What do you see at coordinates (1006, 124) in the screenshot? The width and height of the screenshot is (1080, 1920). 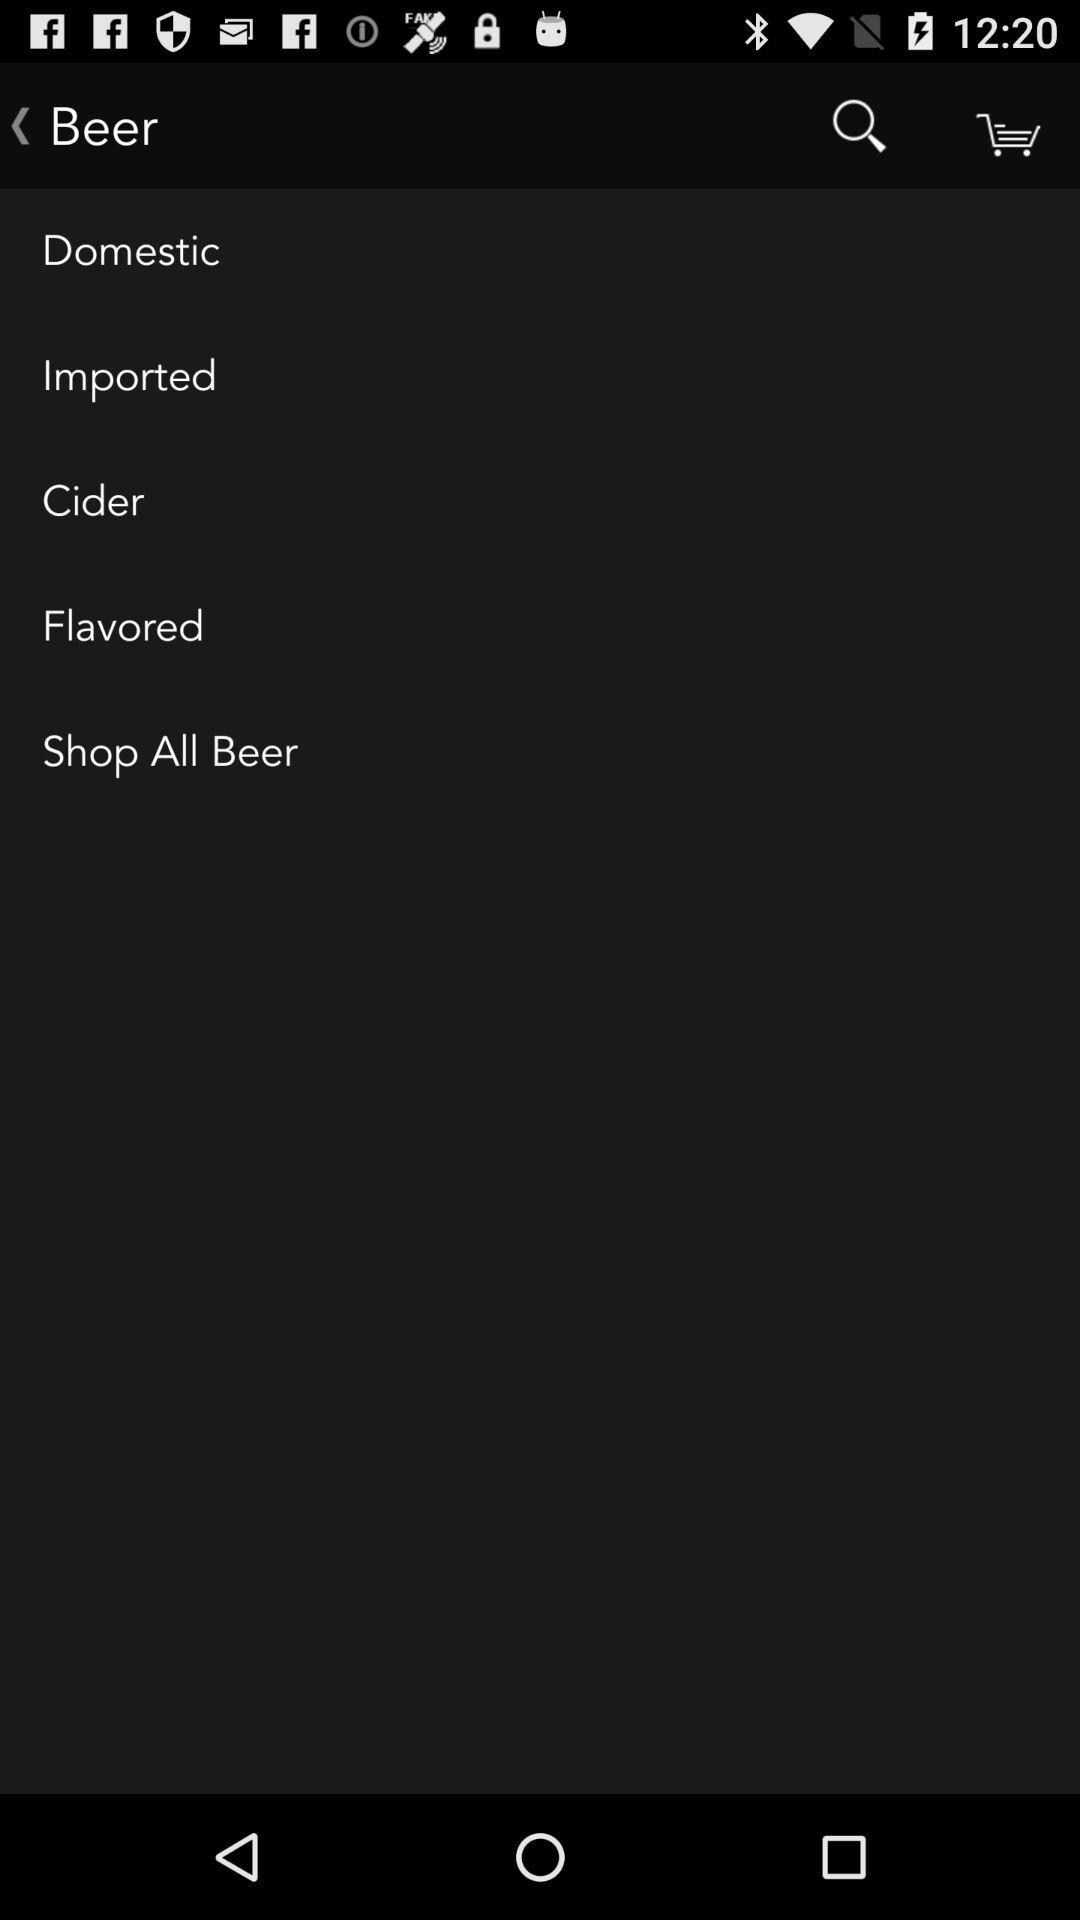 I see `the icon above domestic item` at bounding box center [1006, 124].